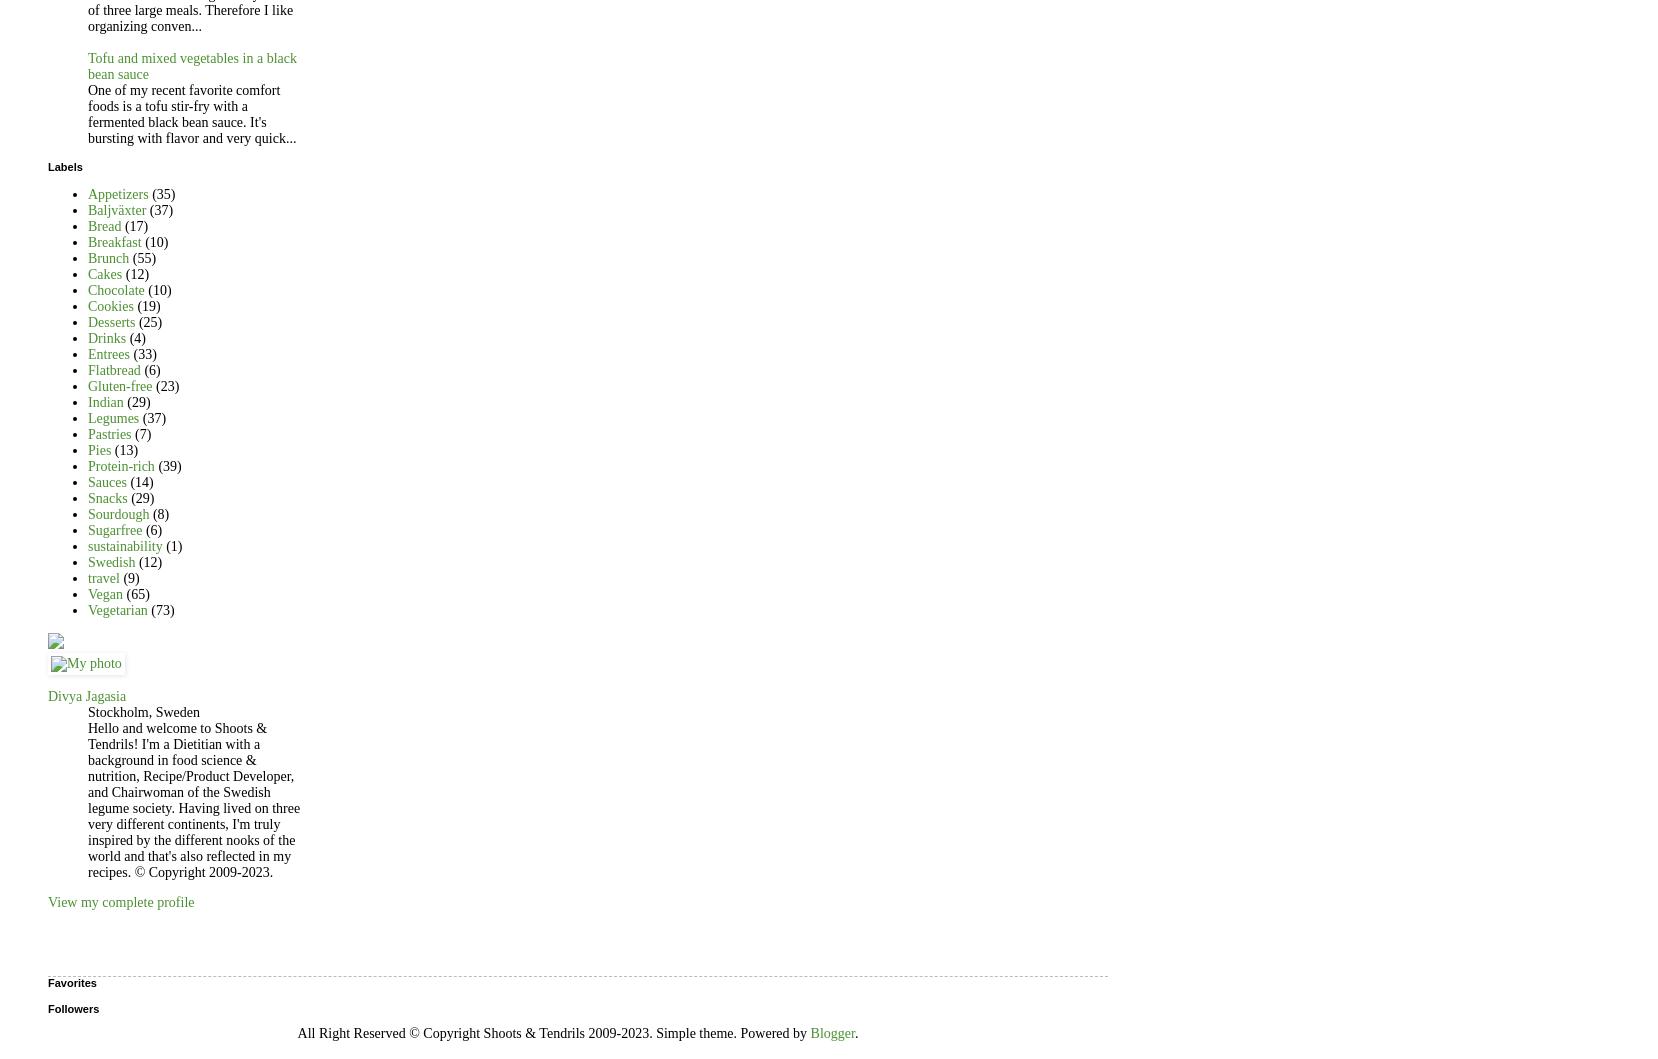 This screenshot has height=1059, width=1658. Describe the element at coordinates (104, 593) in the screenshot. I see `'Vegan'` at that location.